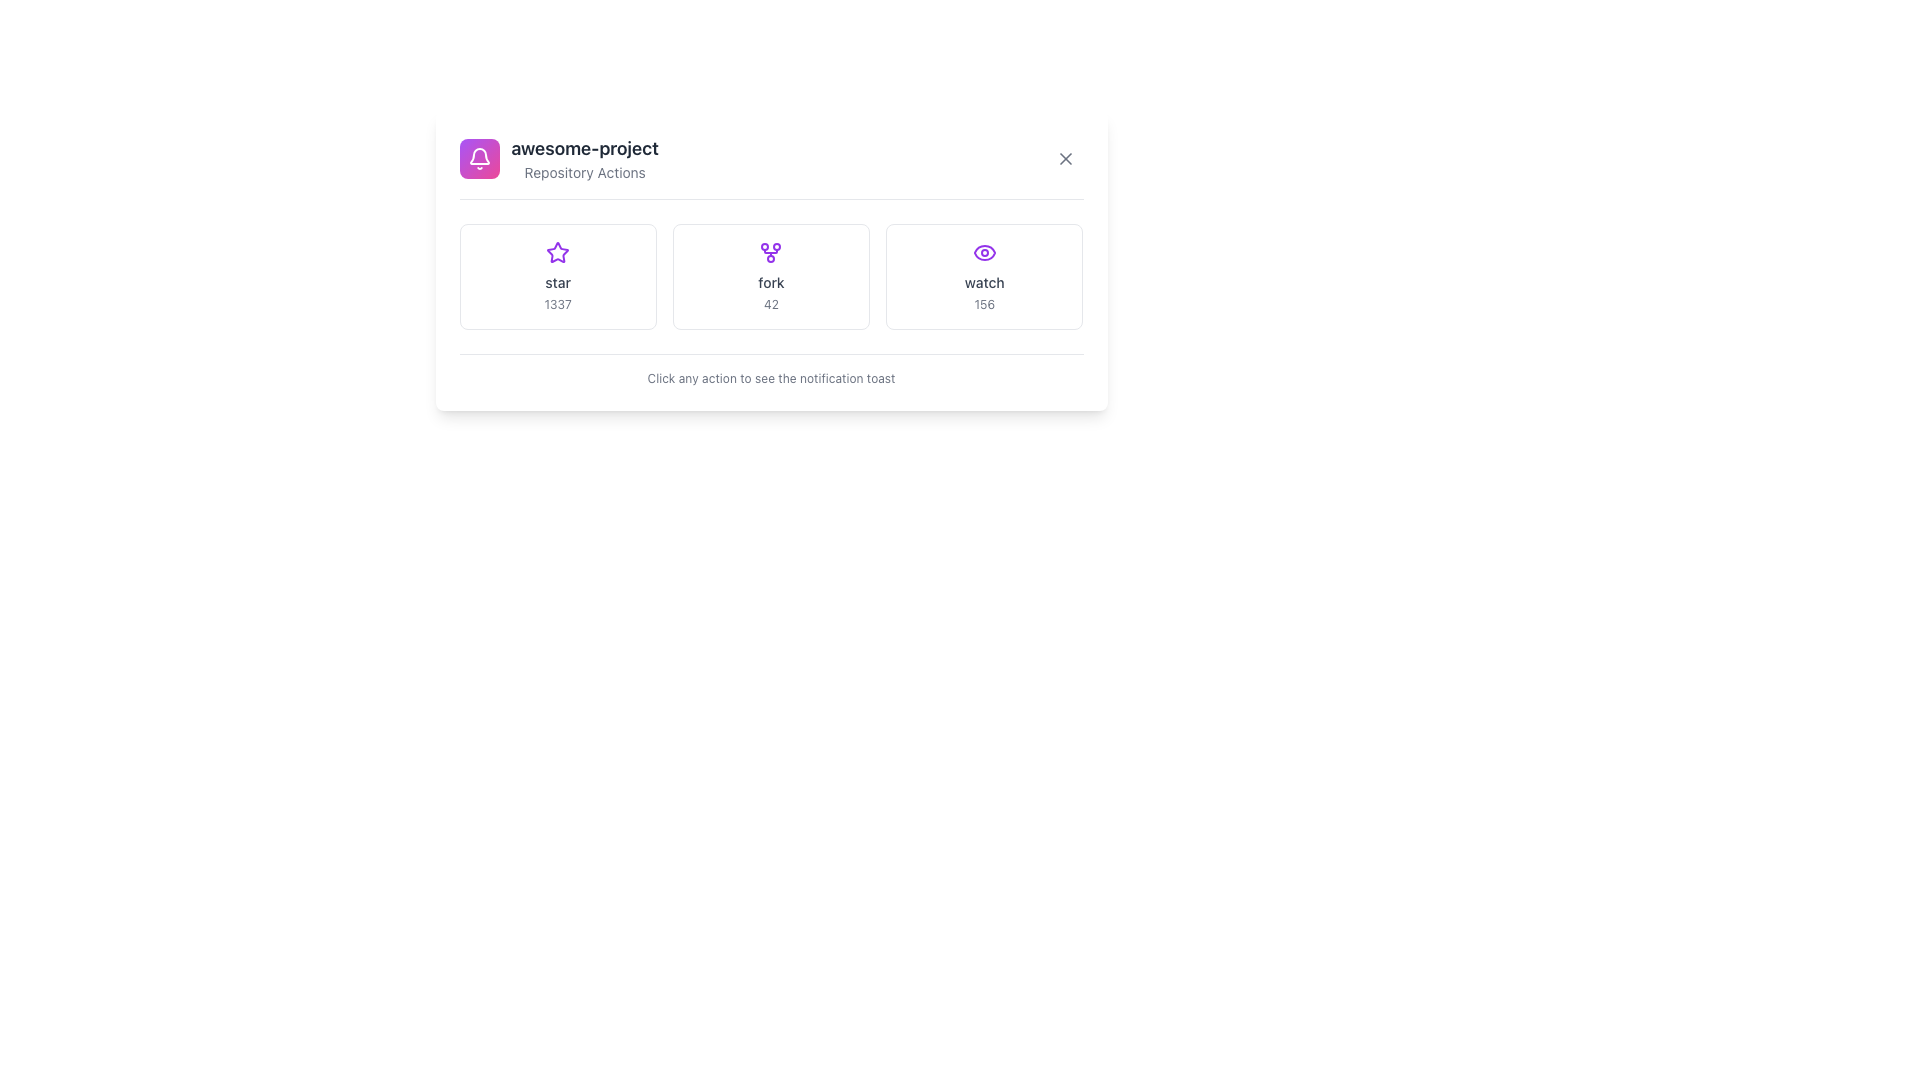 This screenshot has height=1080, width=1920. Describe the element at coordinates (770, 282) in the screenshot. I see `text label located below the forking diagram icon in the central interactive card, which provides context for the associated functionality` at that location.